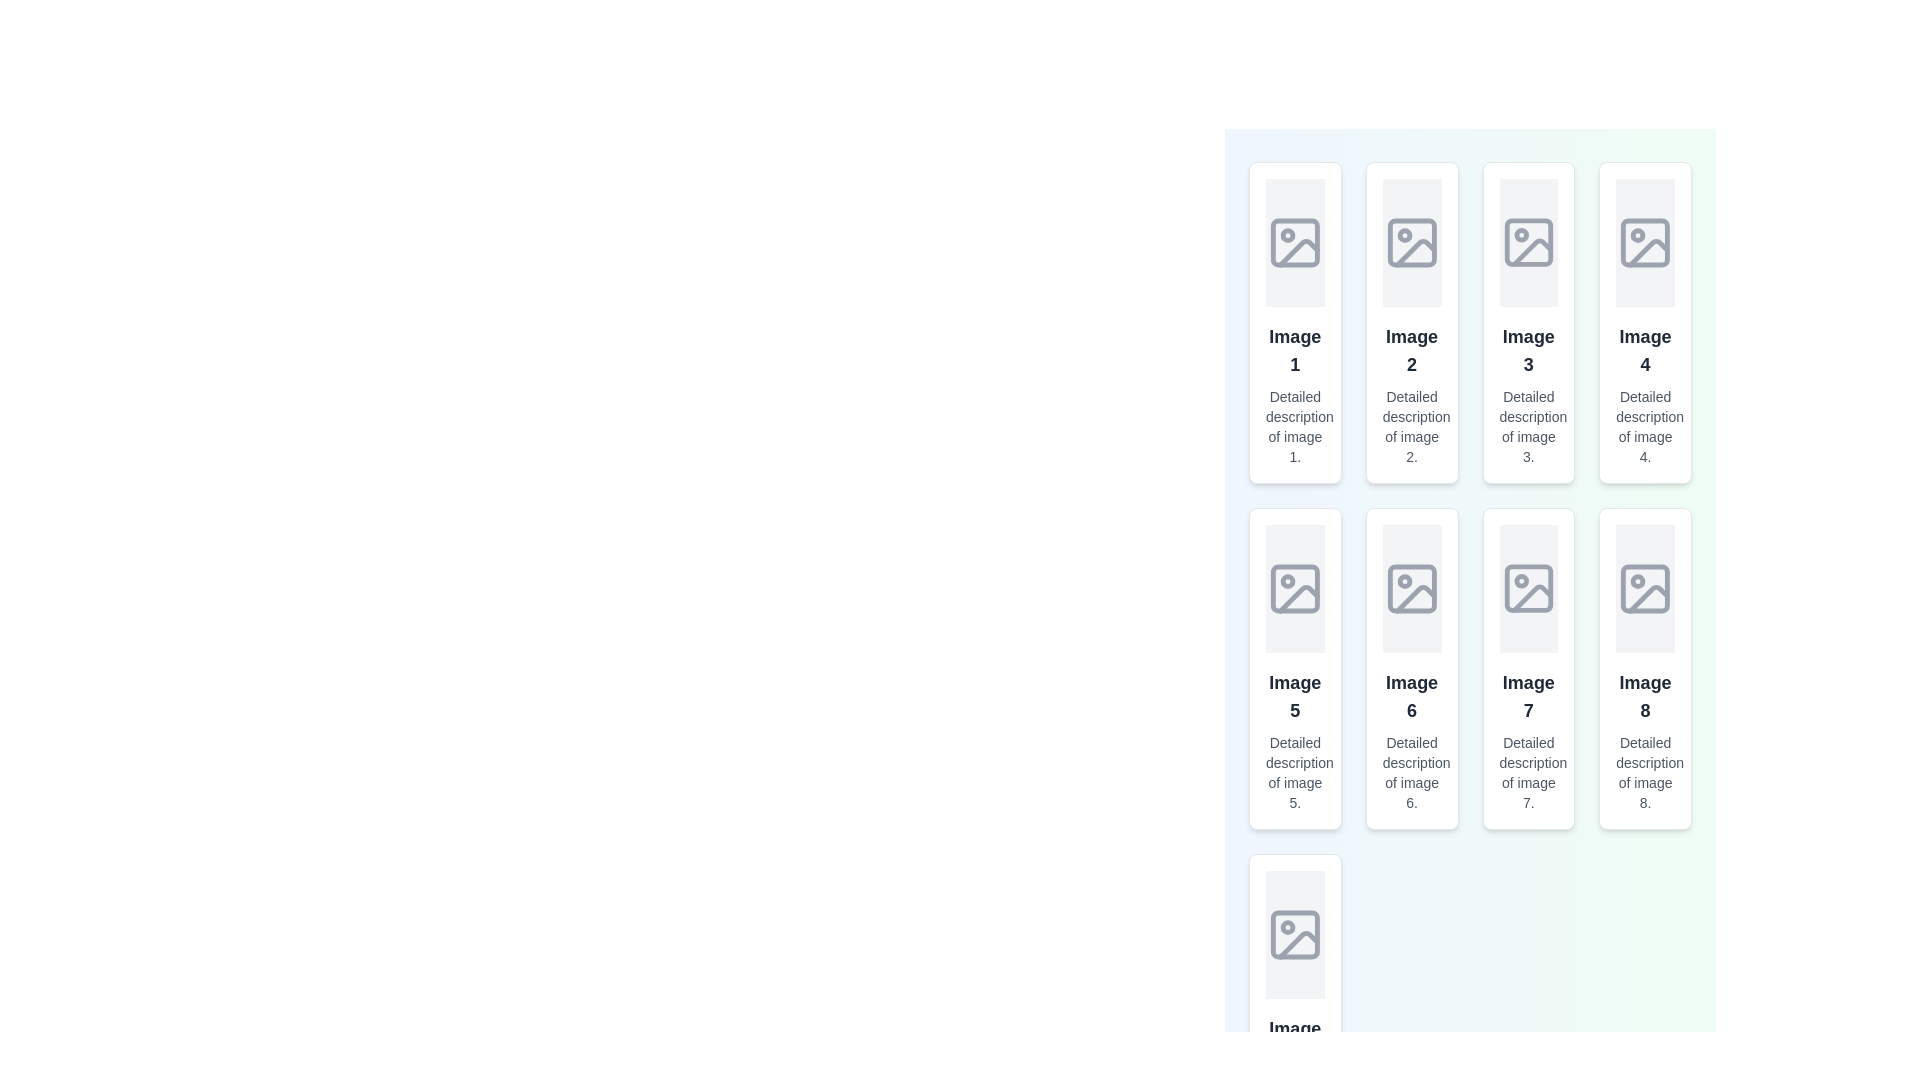 Image resolution: width=1920 pixels, height=1080 pixels. I want to click on the text label reading 'Image 5', so click(1295, 696).